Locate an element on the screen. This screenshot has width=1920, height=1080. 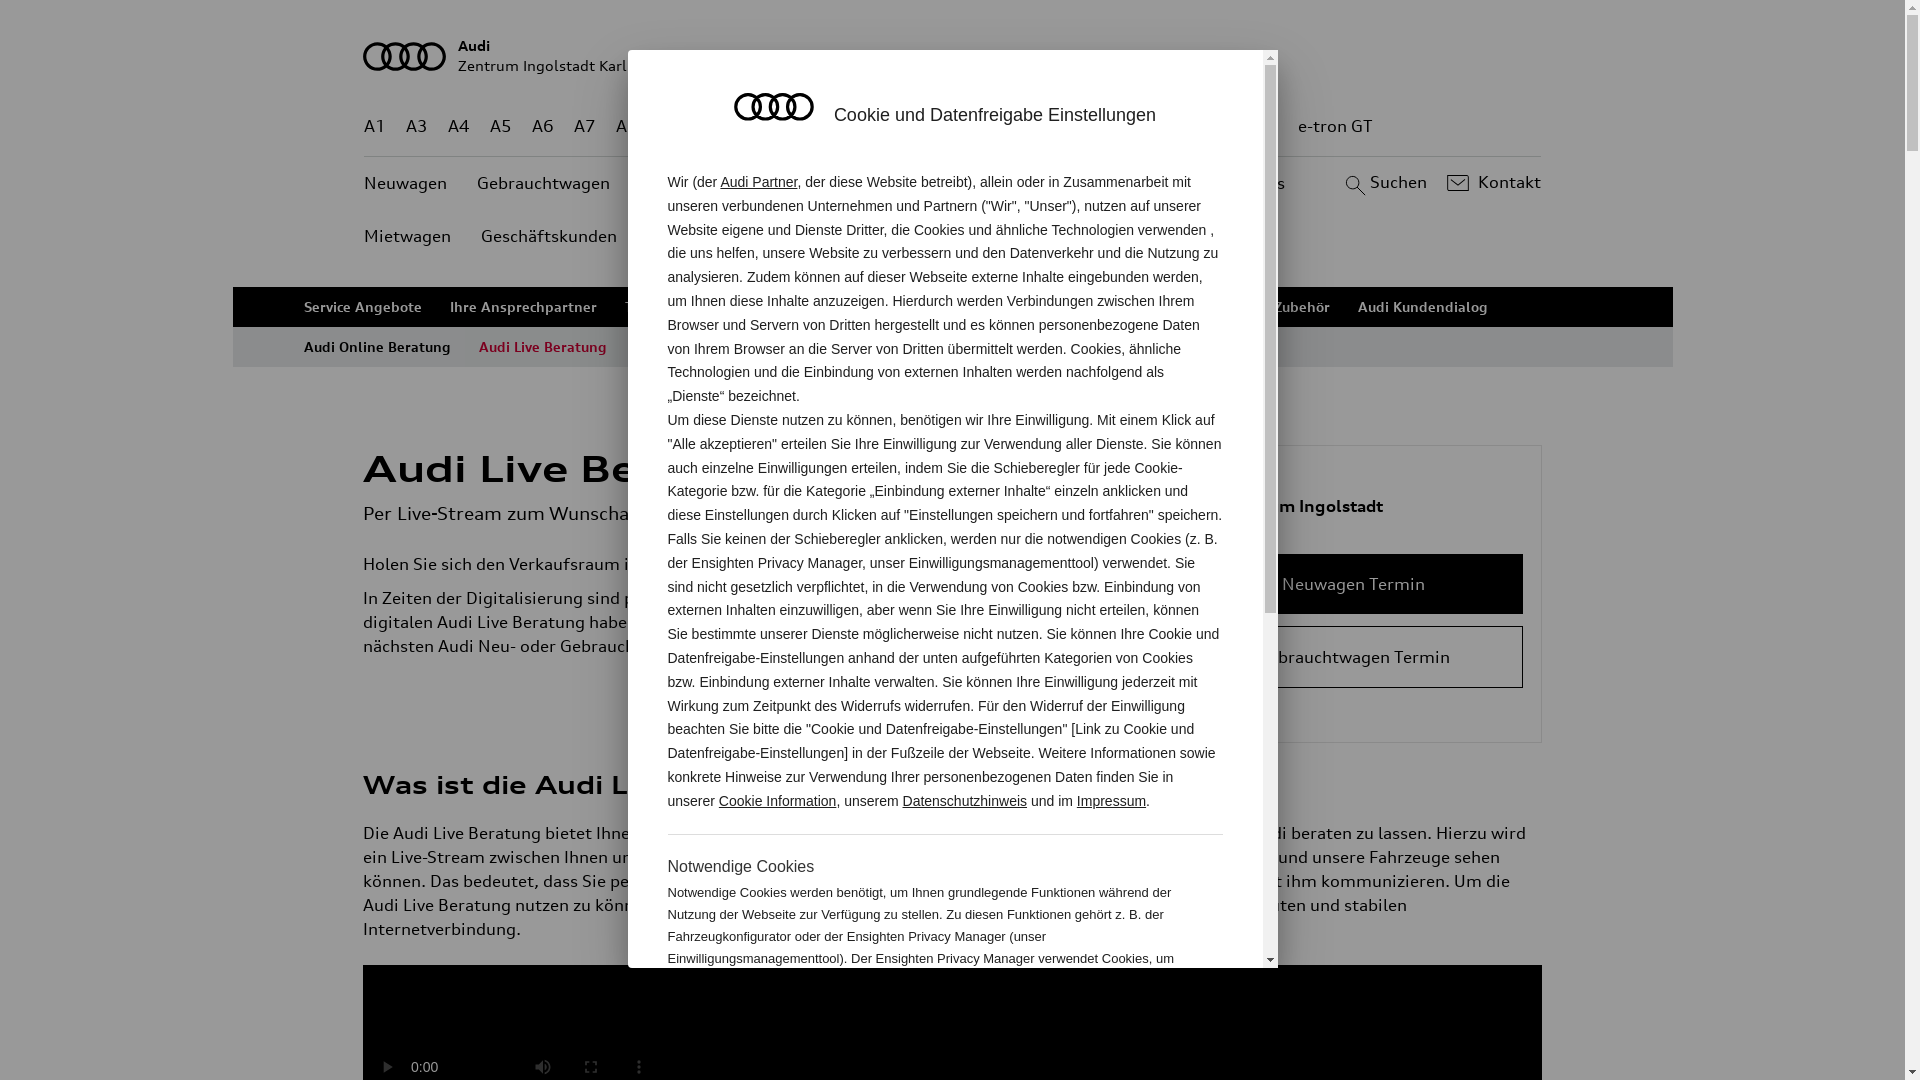
'Suchen' is located at coordinates (1382, 182).